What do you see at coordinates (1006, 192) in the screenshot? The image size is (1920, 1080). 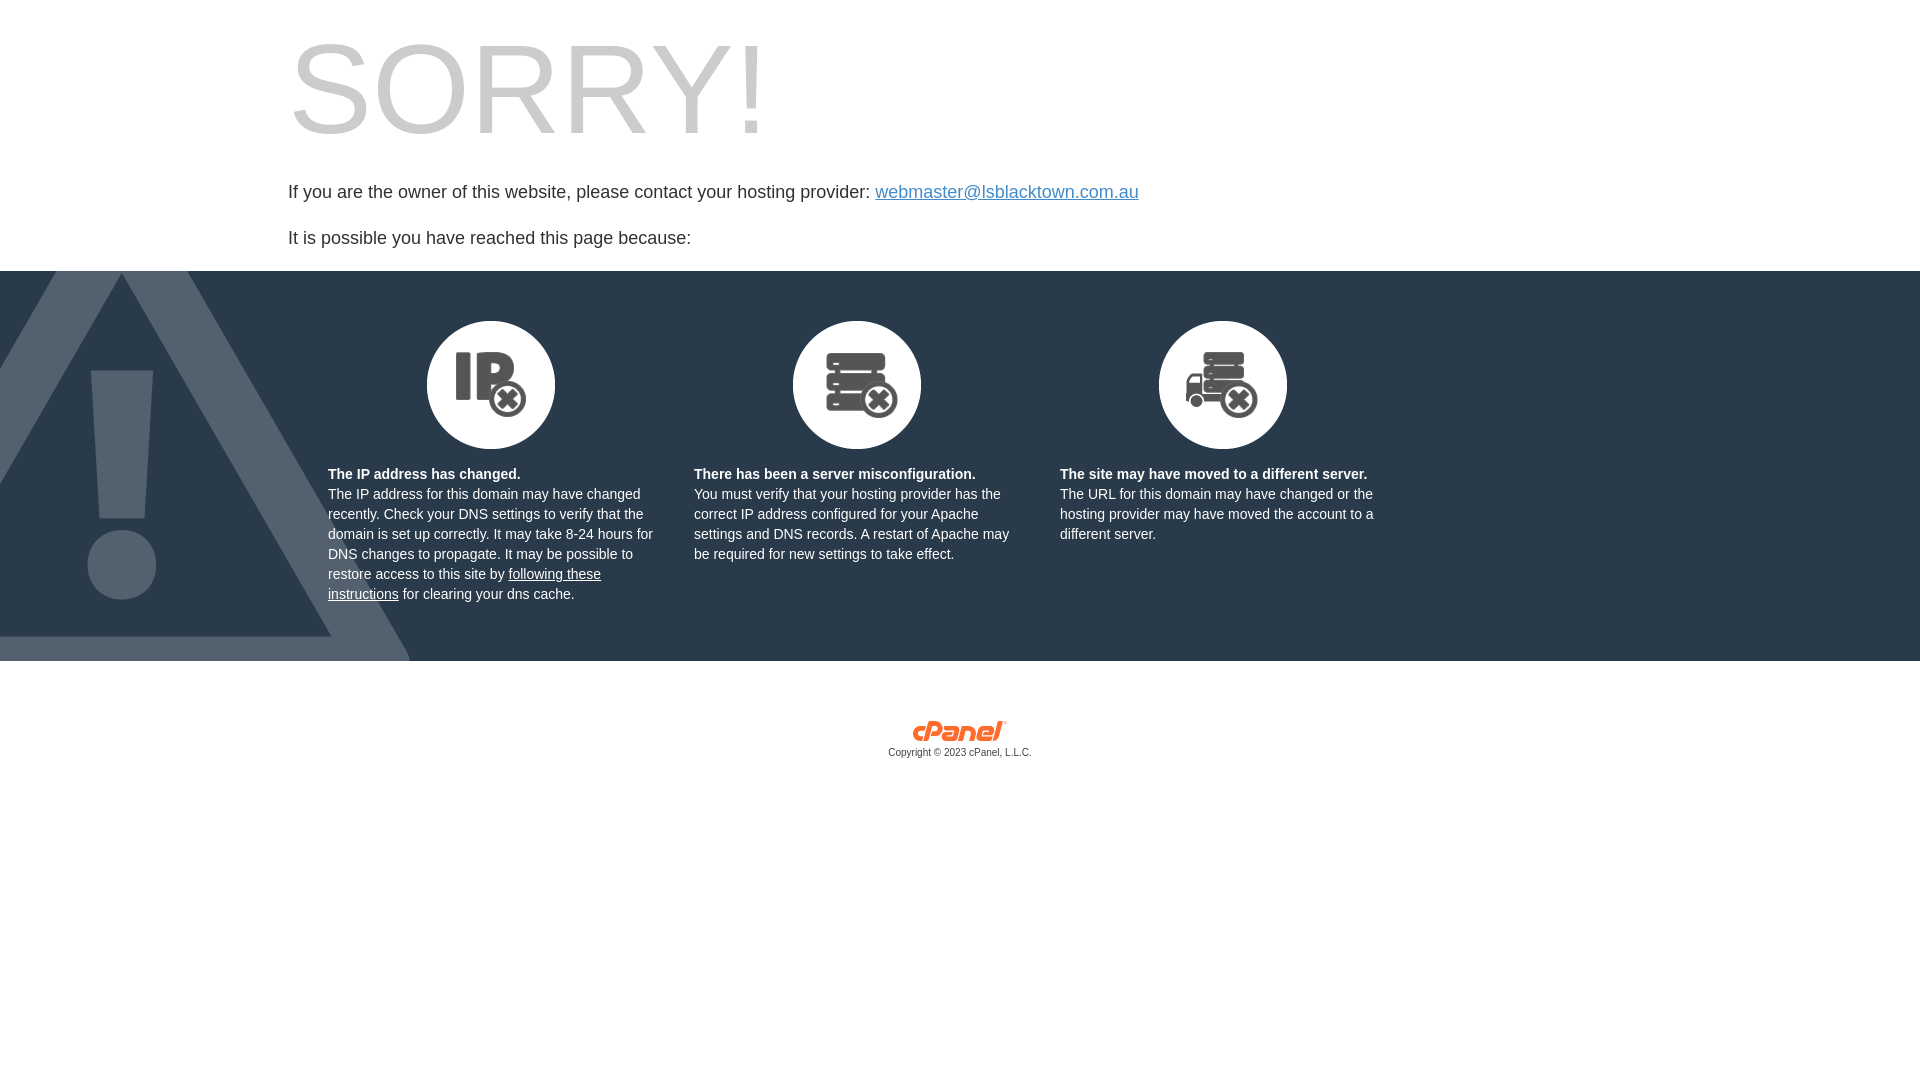 I see `'webmaster@lsblacktown.com.au'` at bounding box center [1006, 192].